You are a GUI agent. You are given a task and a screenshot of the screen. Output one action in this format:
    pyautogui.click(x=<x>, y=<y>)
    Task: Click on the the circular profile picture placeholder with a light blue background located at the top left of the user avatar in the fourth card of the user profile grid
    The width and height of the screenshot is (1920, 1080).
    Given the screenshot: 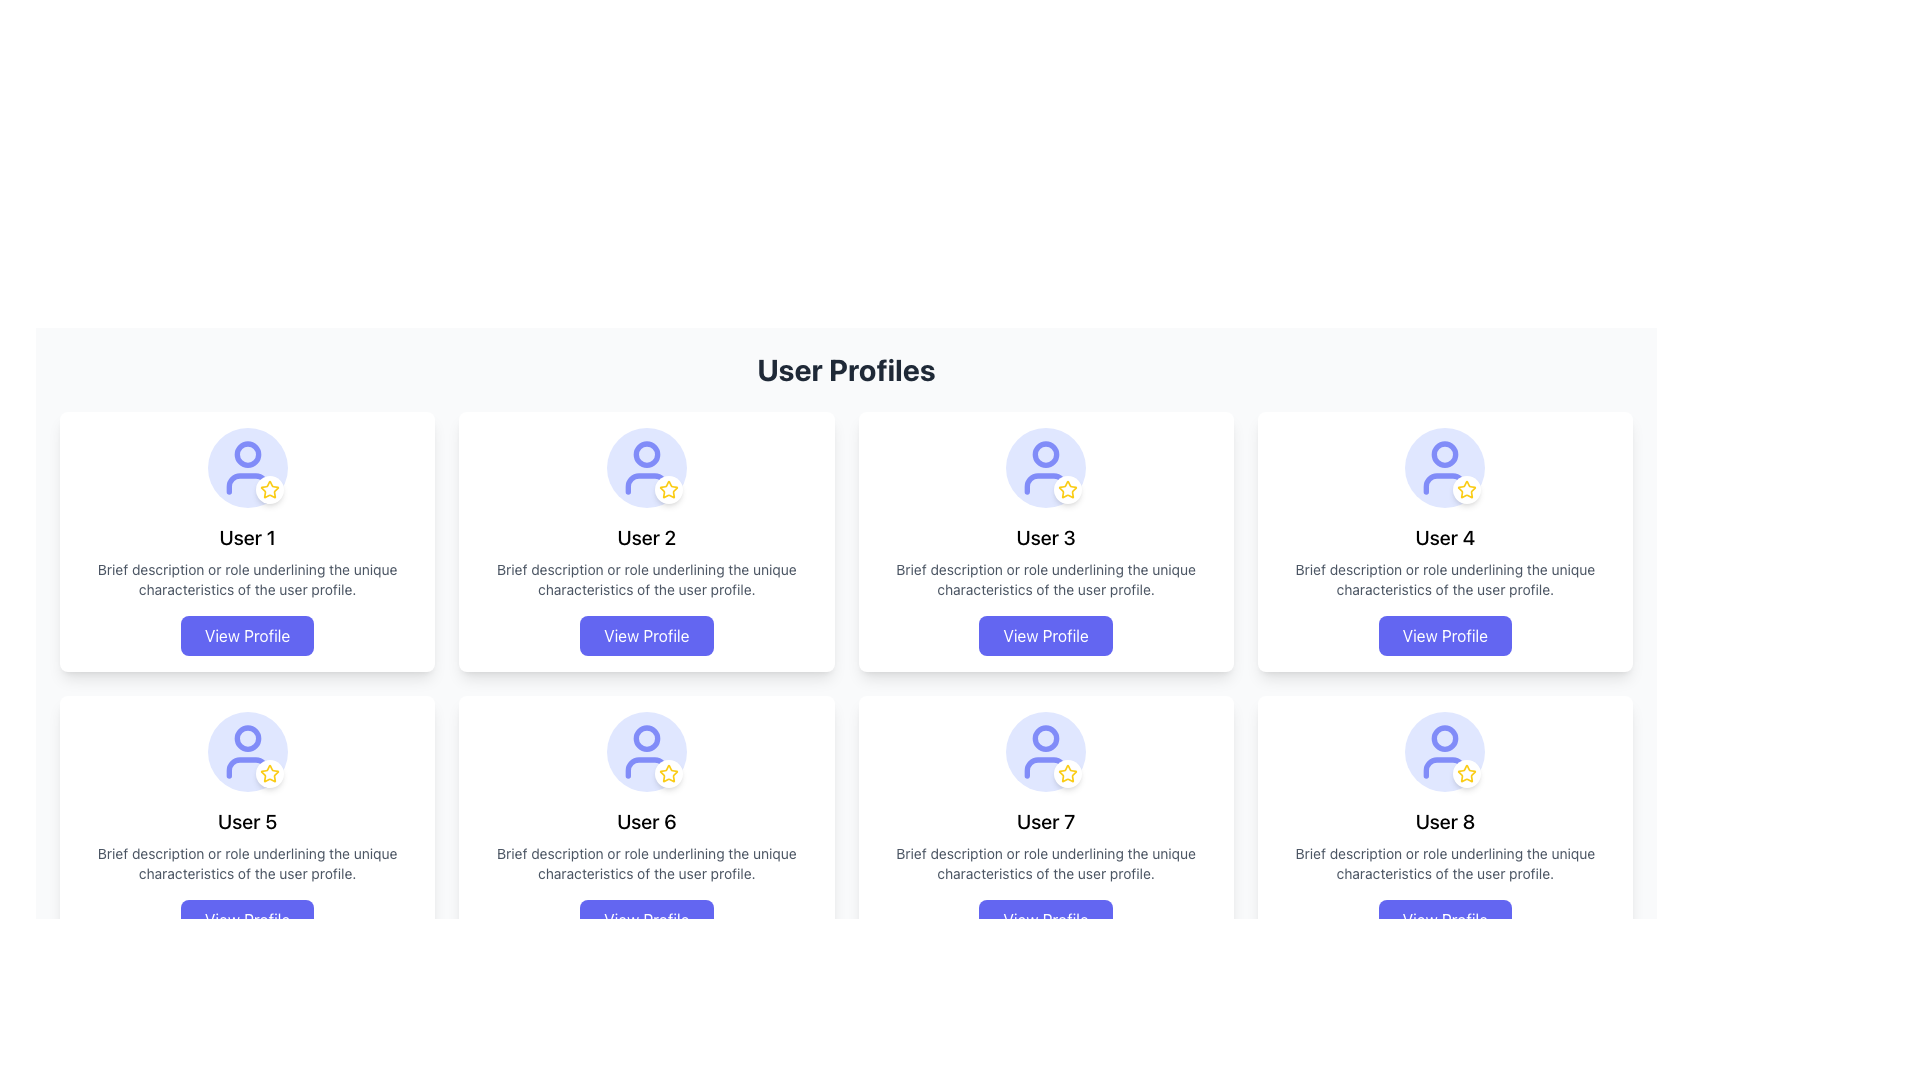 What is the action you would take?
    pyautogui.click(x=1445, y=454)
    